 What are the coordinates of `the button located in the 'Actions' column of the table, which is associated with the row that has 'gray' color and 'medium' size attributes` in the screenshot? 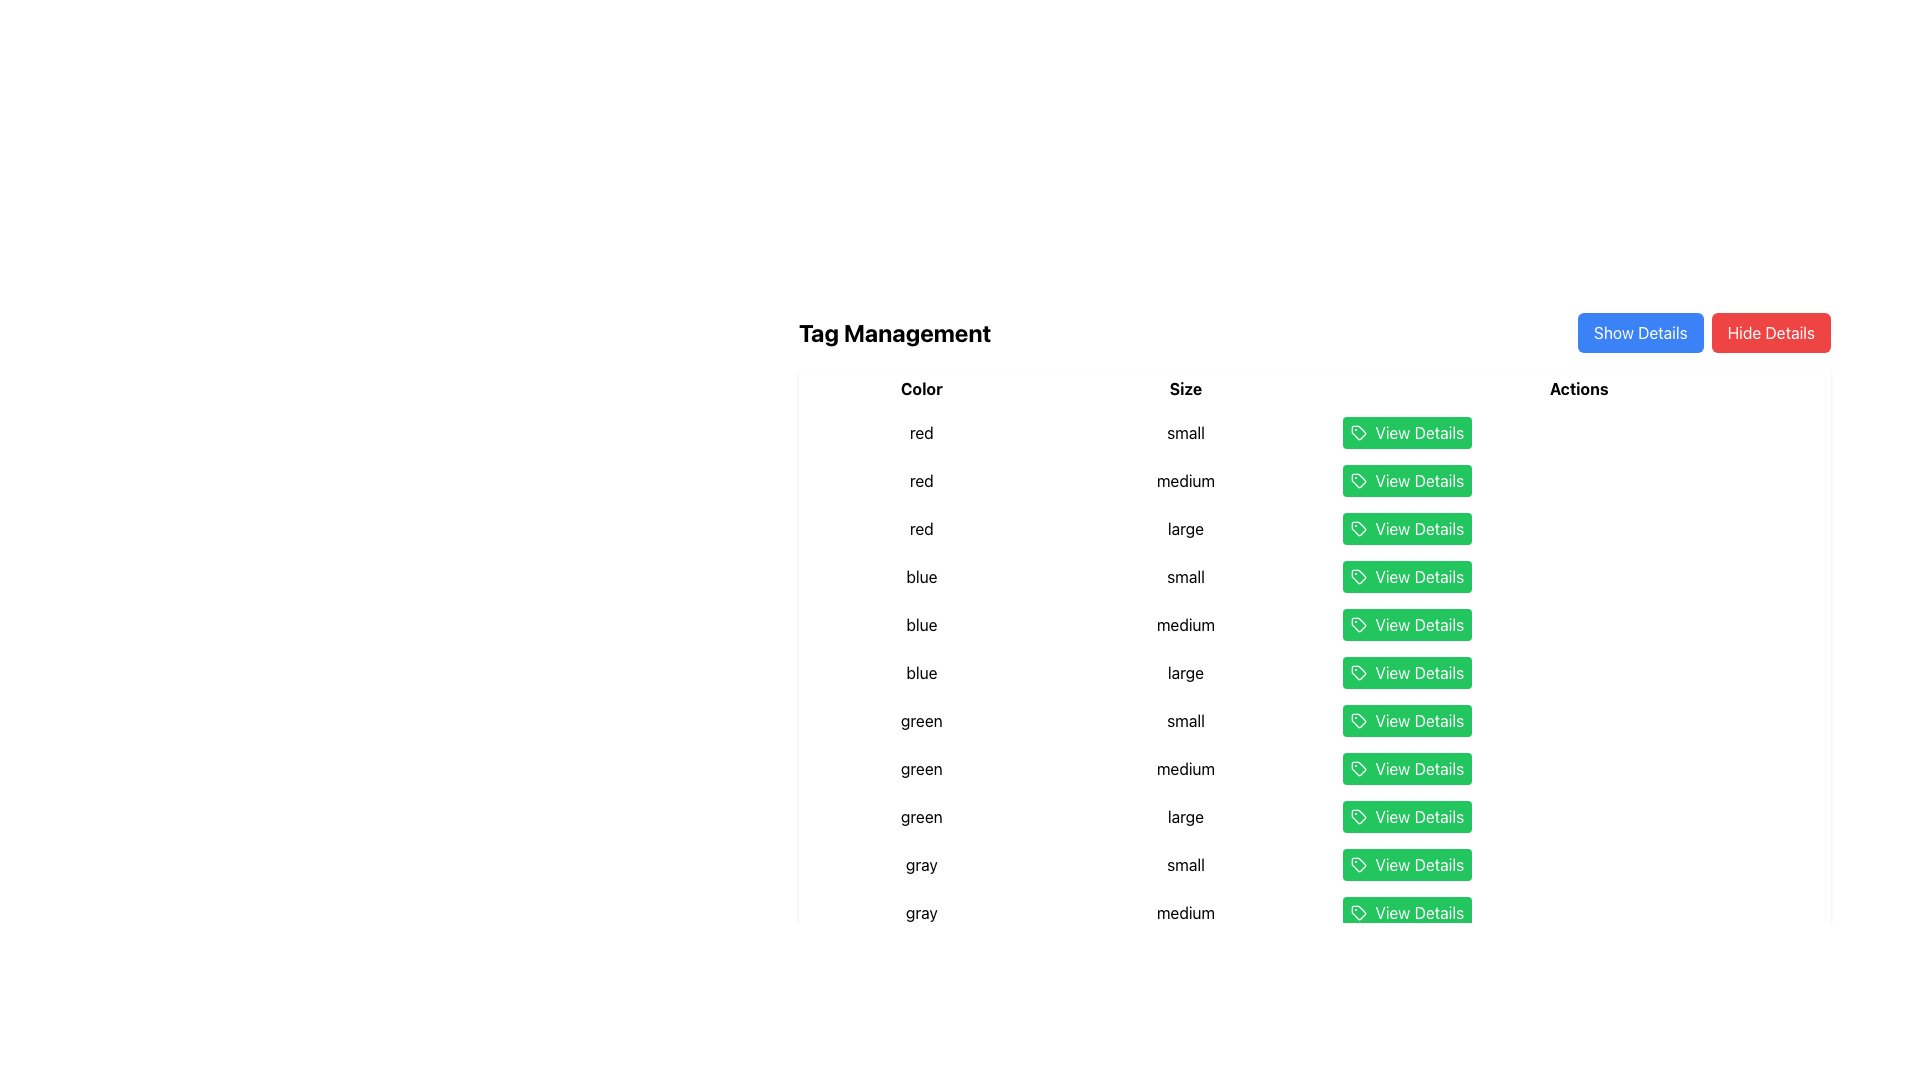 It's located at (1578, 913).